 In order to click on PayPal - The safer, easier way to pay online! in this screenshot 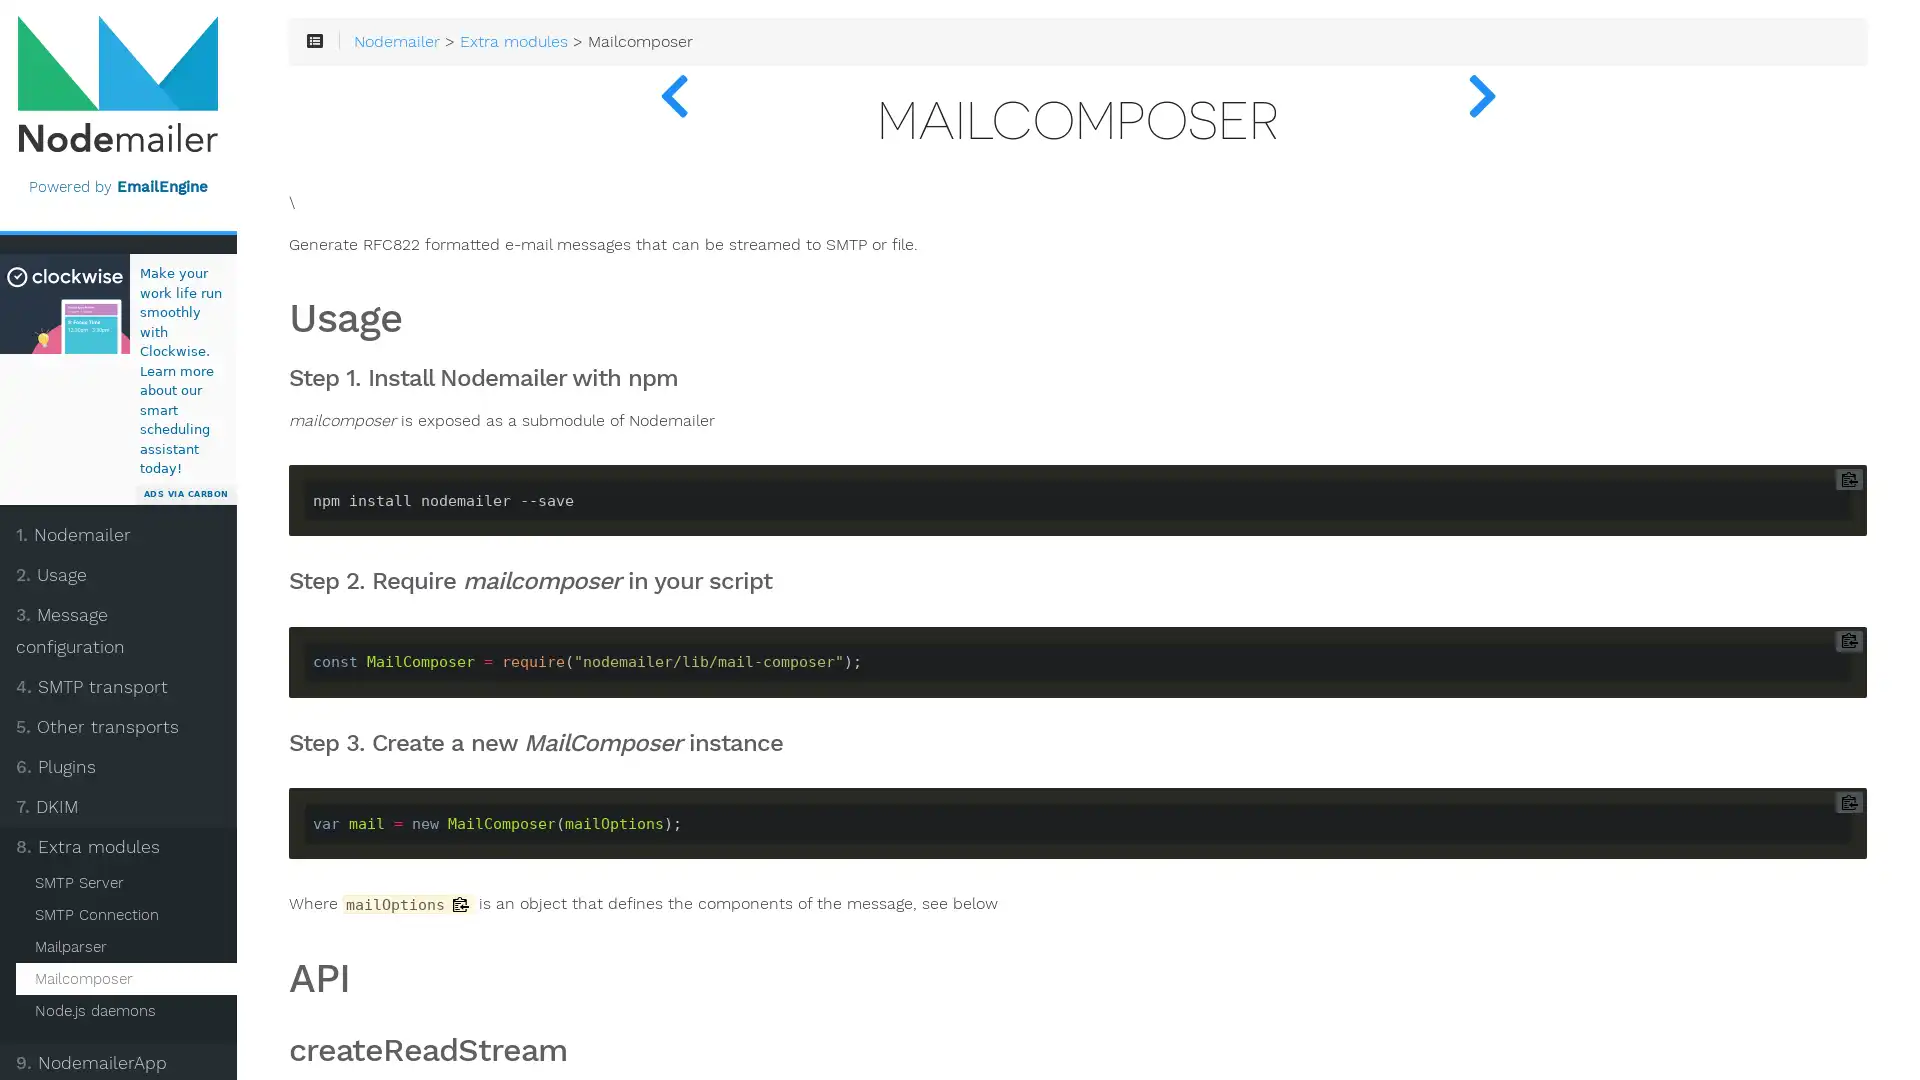, I will do `click(146, 1049)`.